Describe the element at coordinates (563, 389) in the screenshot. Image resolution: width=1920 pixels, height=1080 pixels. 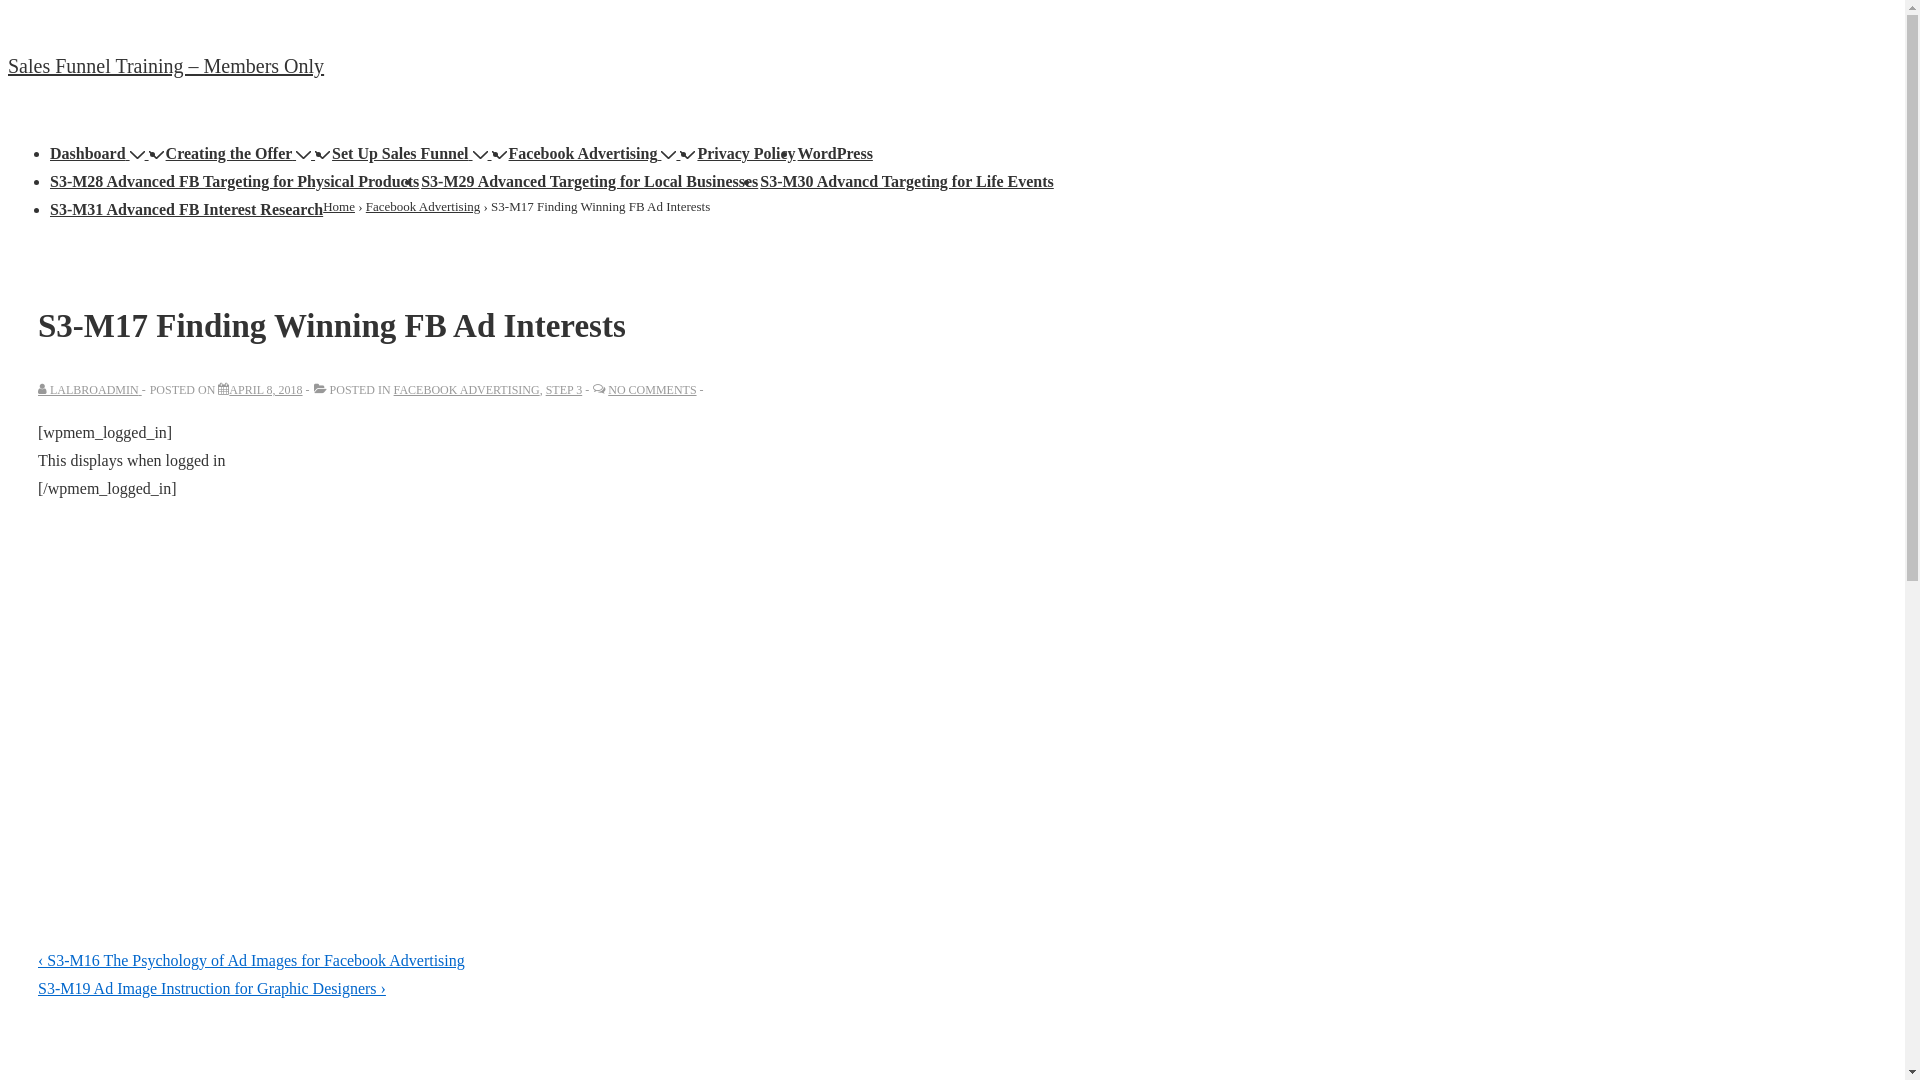
I see `'STEP 3'` at that location.